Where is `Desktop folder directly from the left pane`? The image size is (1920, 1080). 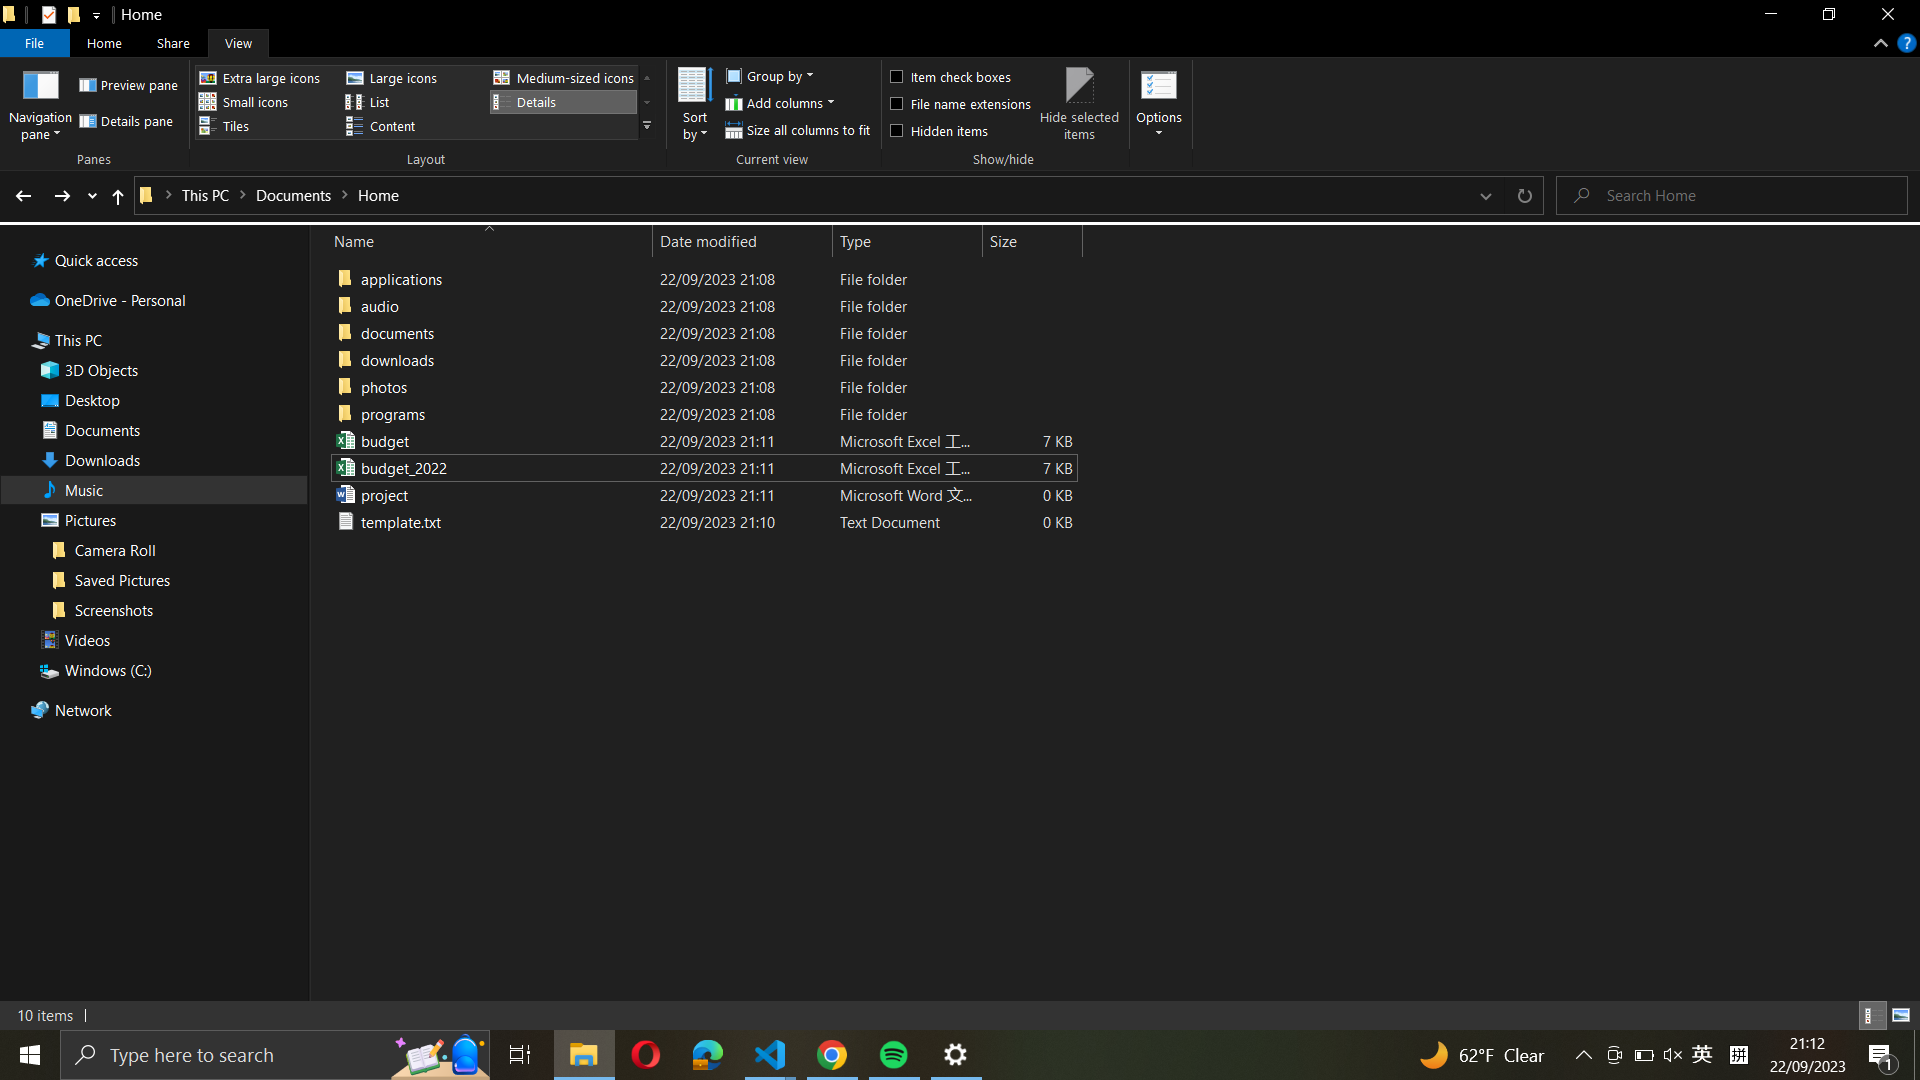 Desktop folder directly from the left pane is located at coordinates (155, 400).